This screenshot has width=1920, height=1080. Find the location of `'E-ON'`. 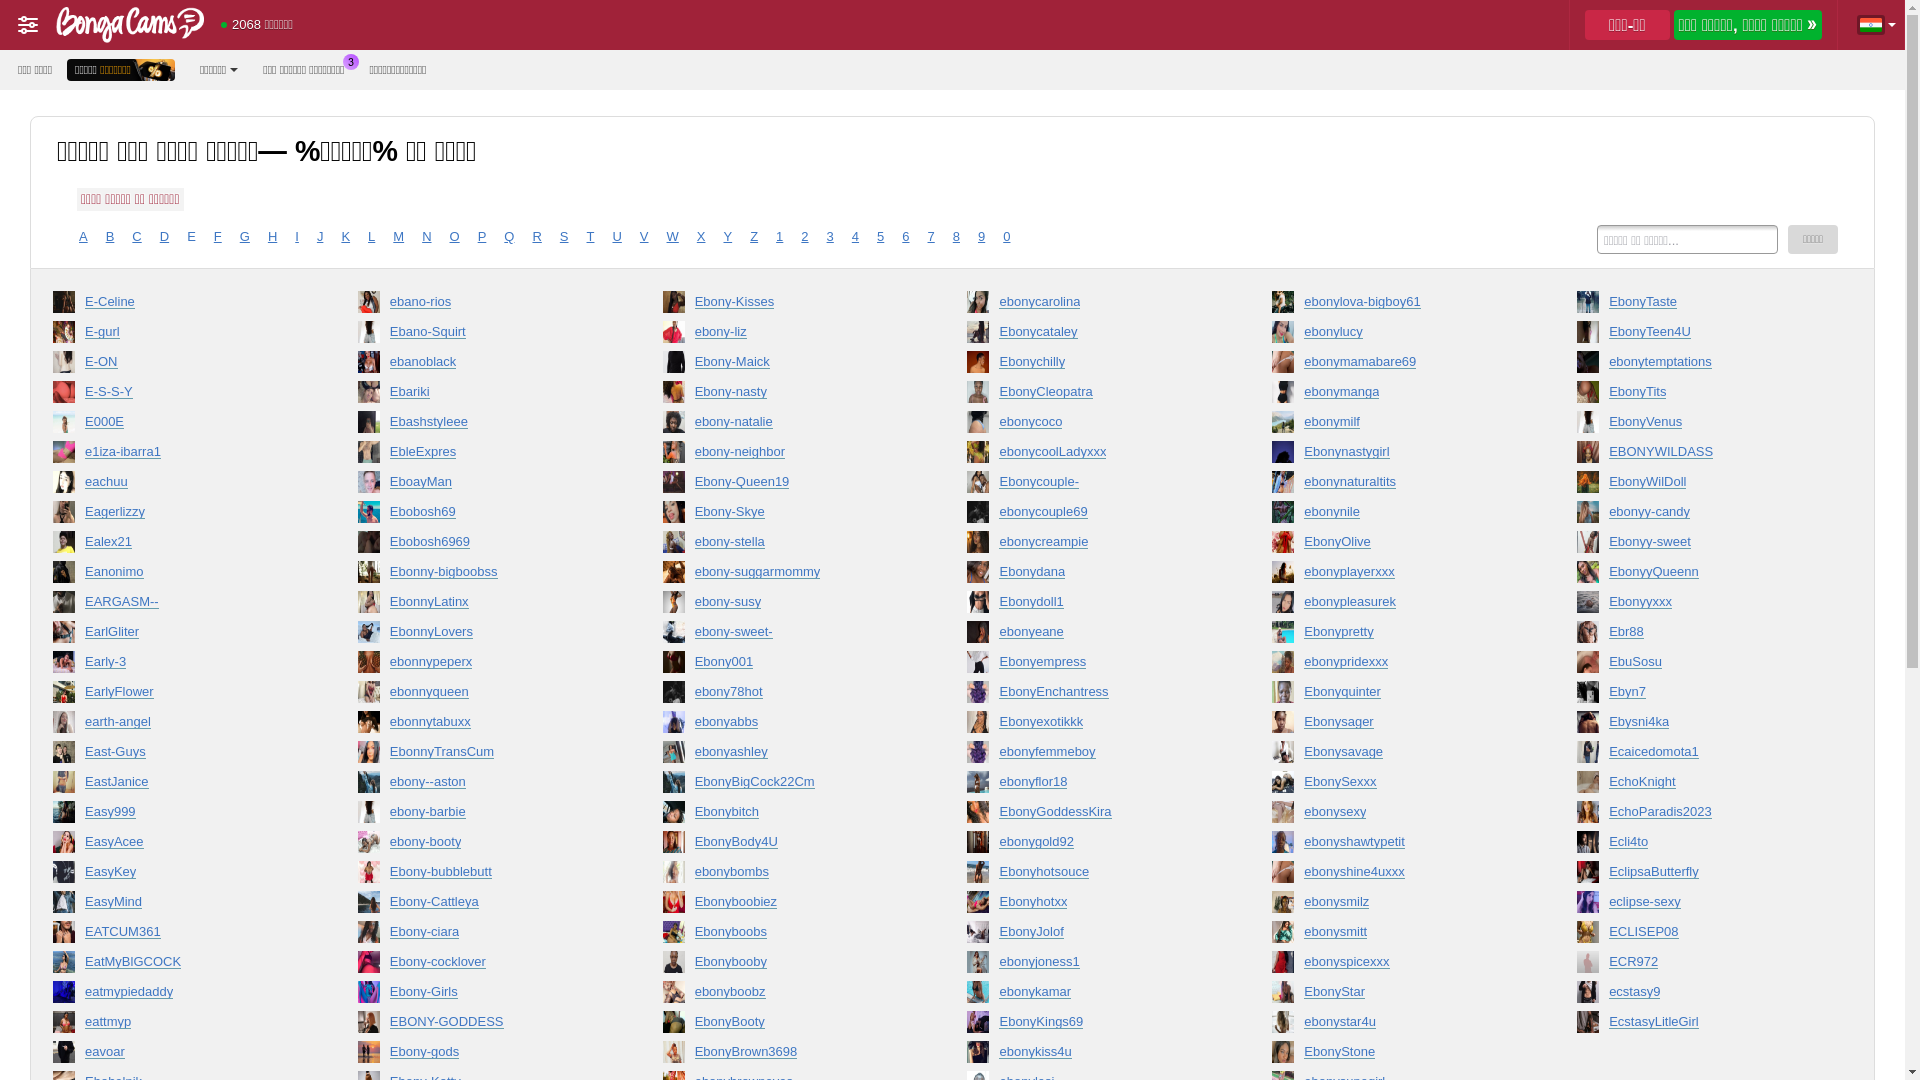

'E-ON' is located at coordinates (52, 366).